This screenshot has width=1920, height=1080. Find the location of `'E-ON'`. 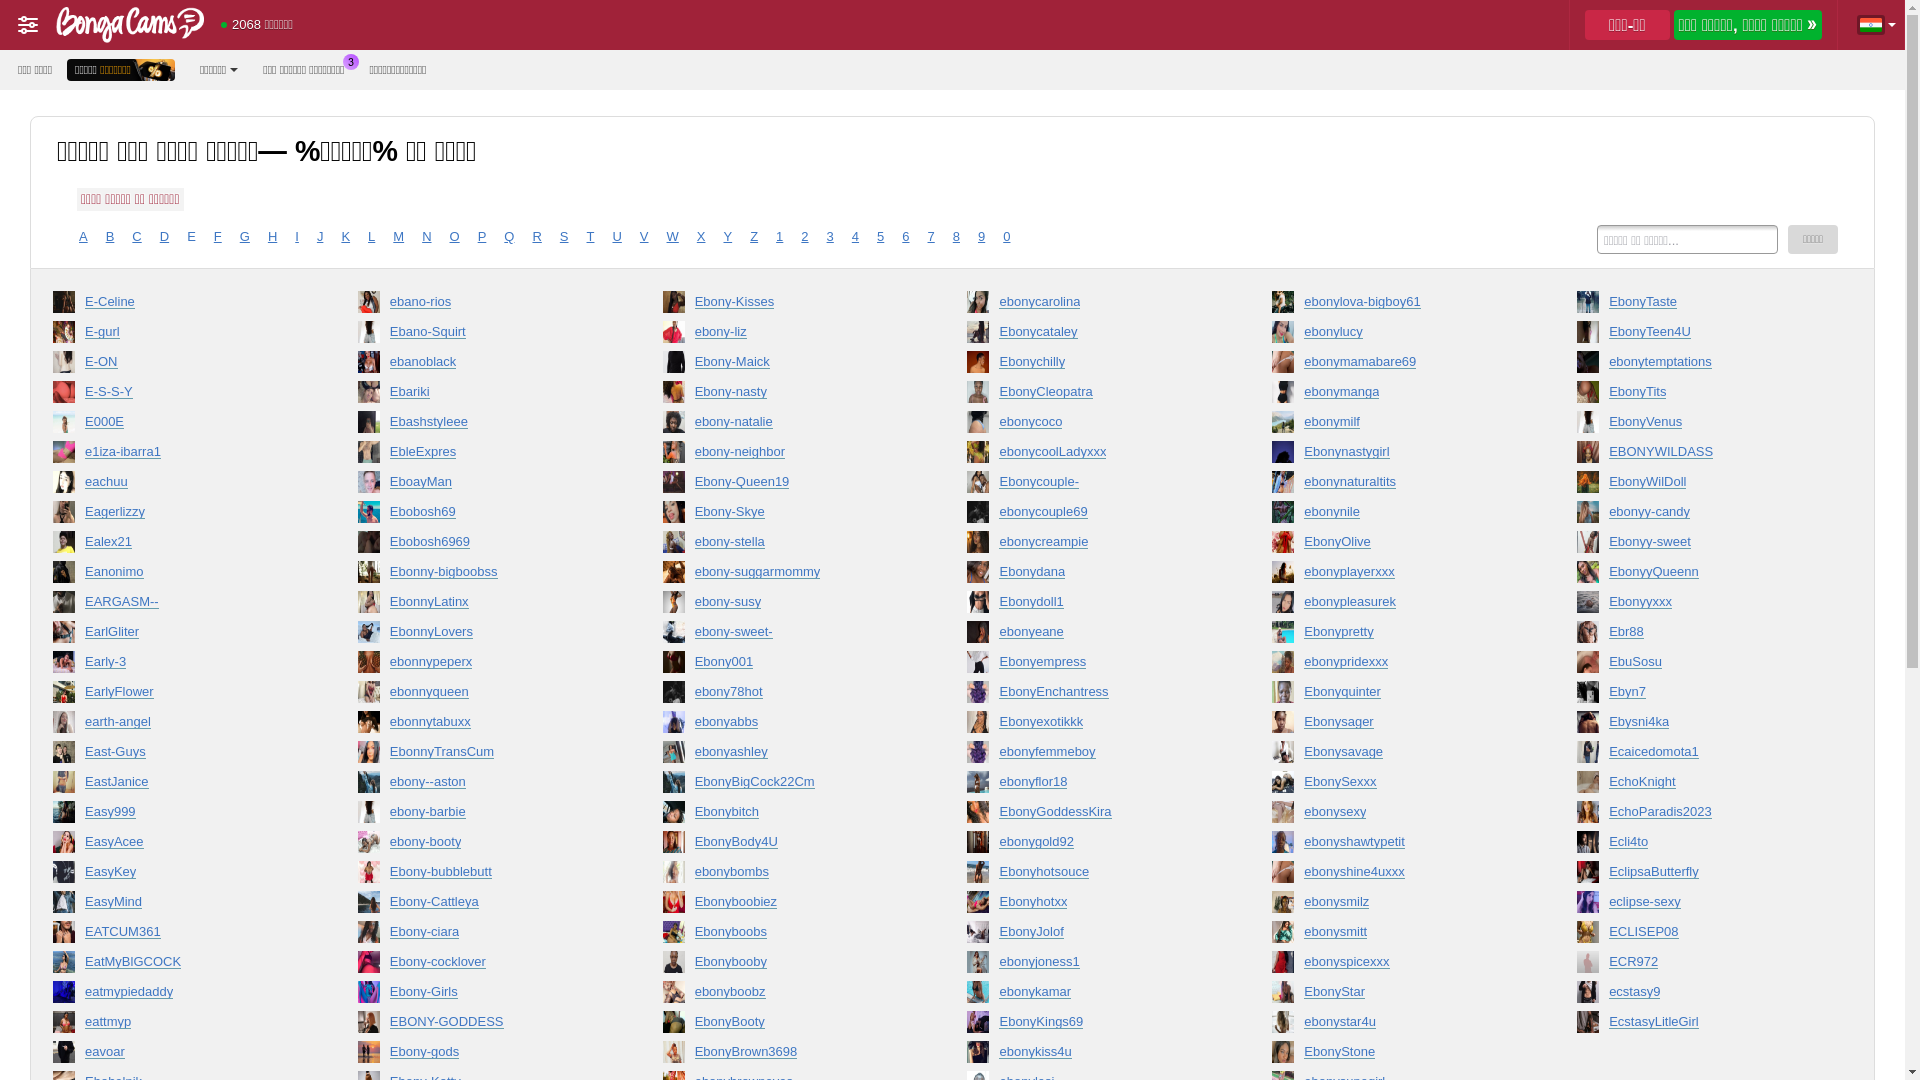

'E-ON' is located at coordinates (52, 366).